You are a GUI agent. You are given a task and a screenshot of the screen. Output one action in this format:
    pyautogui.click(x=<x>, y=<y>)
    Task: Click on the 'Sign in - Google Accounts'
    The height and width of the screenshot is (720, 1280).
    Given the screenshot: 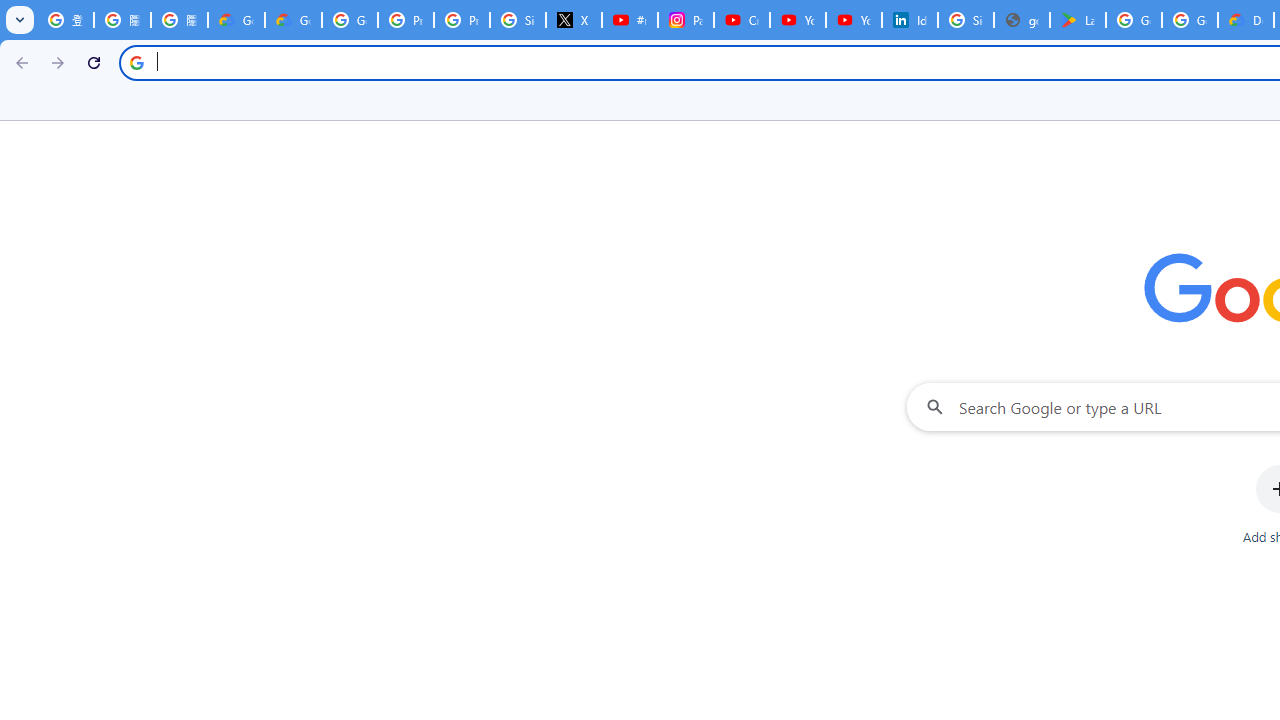 What is the action you would take?
    pyautogui.click(x=966, y=20)
    